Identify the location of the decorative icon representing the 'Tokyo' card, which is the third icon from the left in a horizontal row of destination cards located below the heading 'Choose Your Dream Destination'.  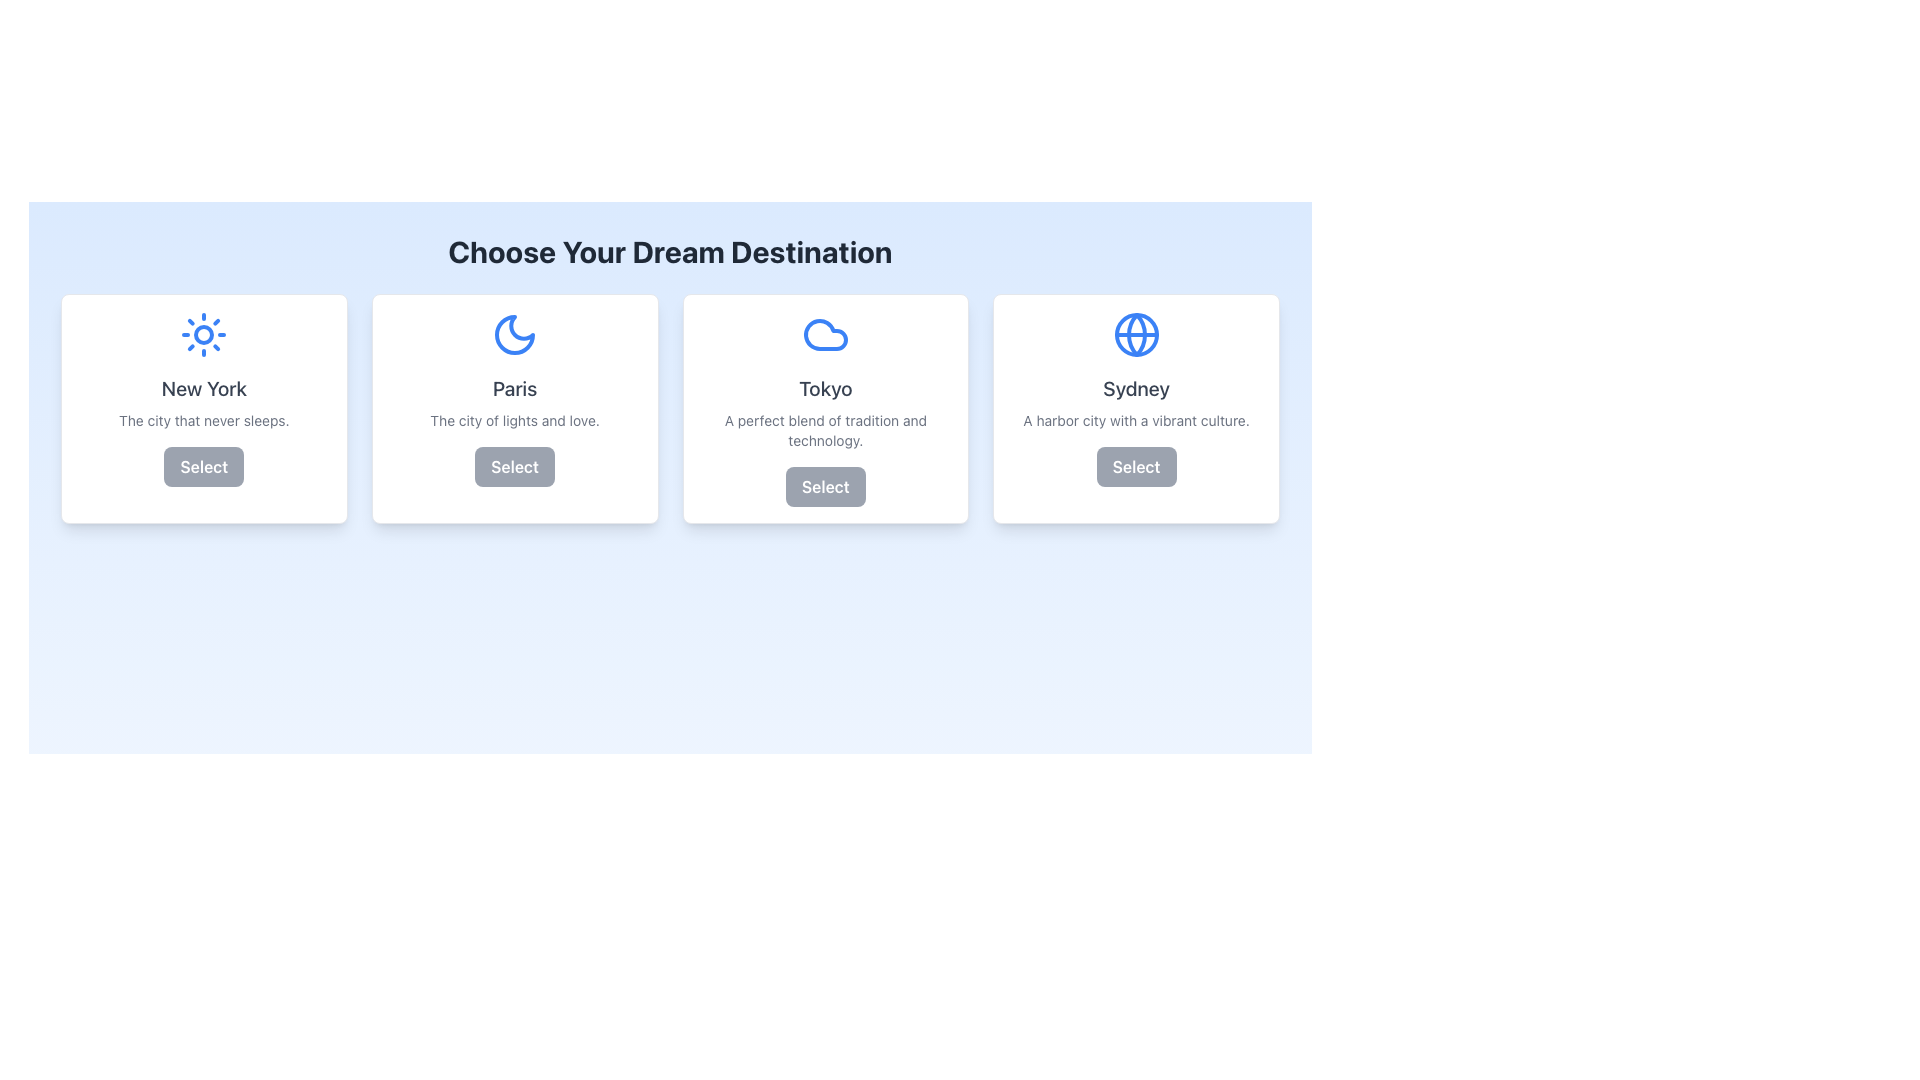
(825, 334).